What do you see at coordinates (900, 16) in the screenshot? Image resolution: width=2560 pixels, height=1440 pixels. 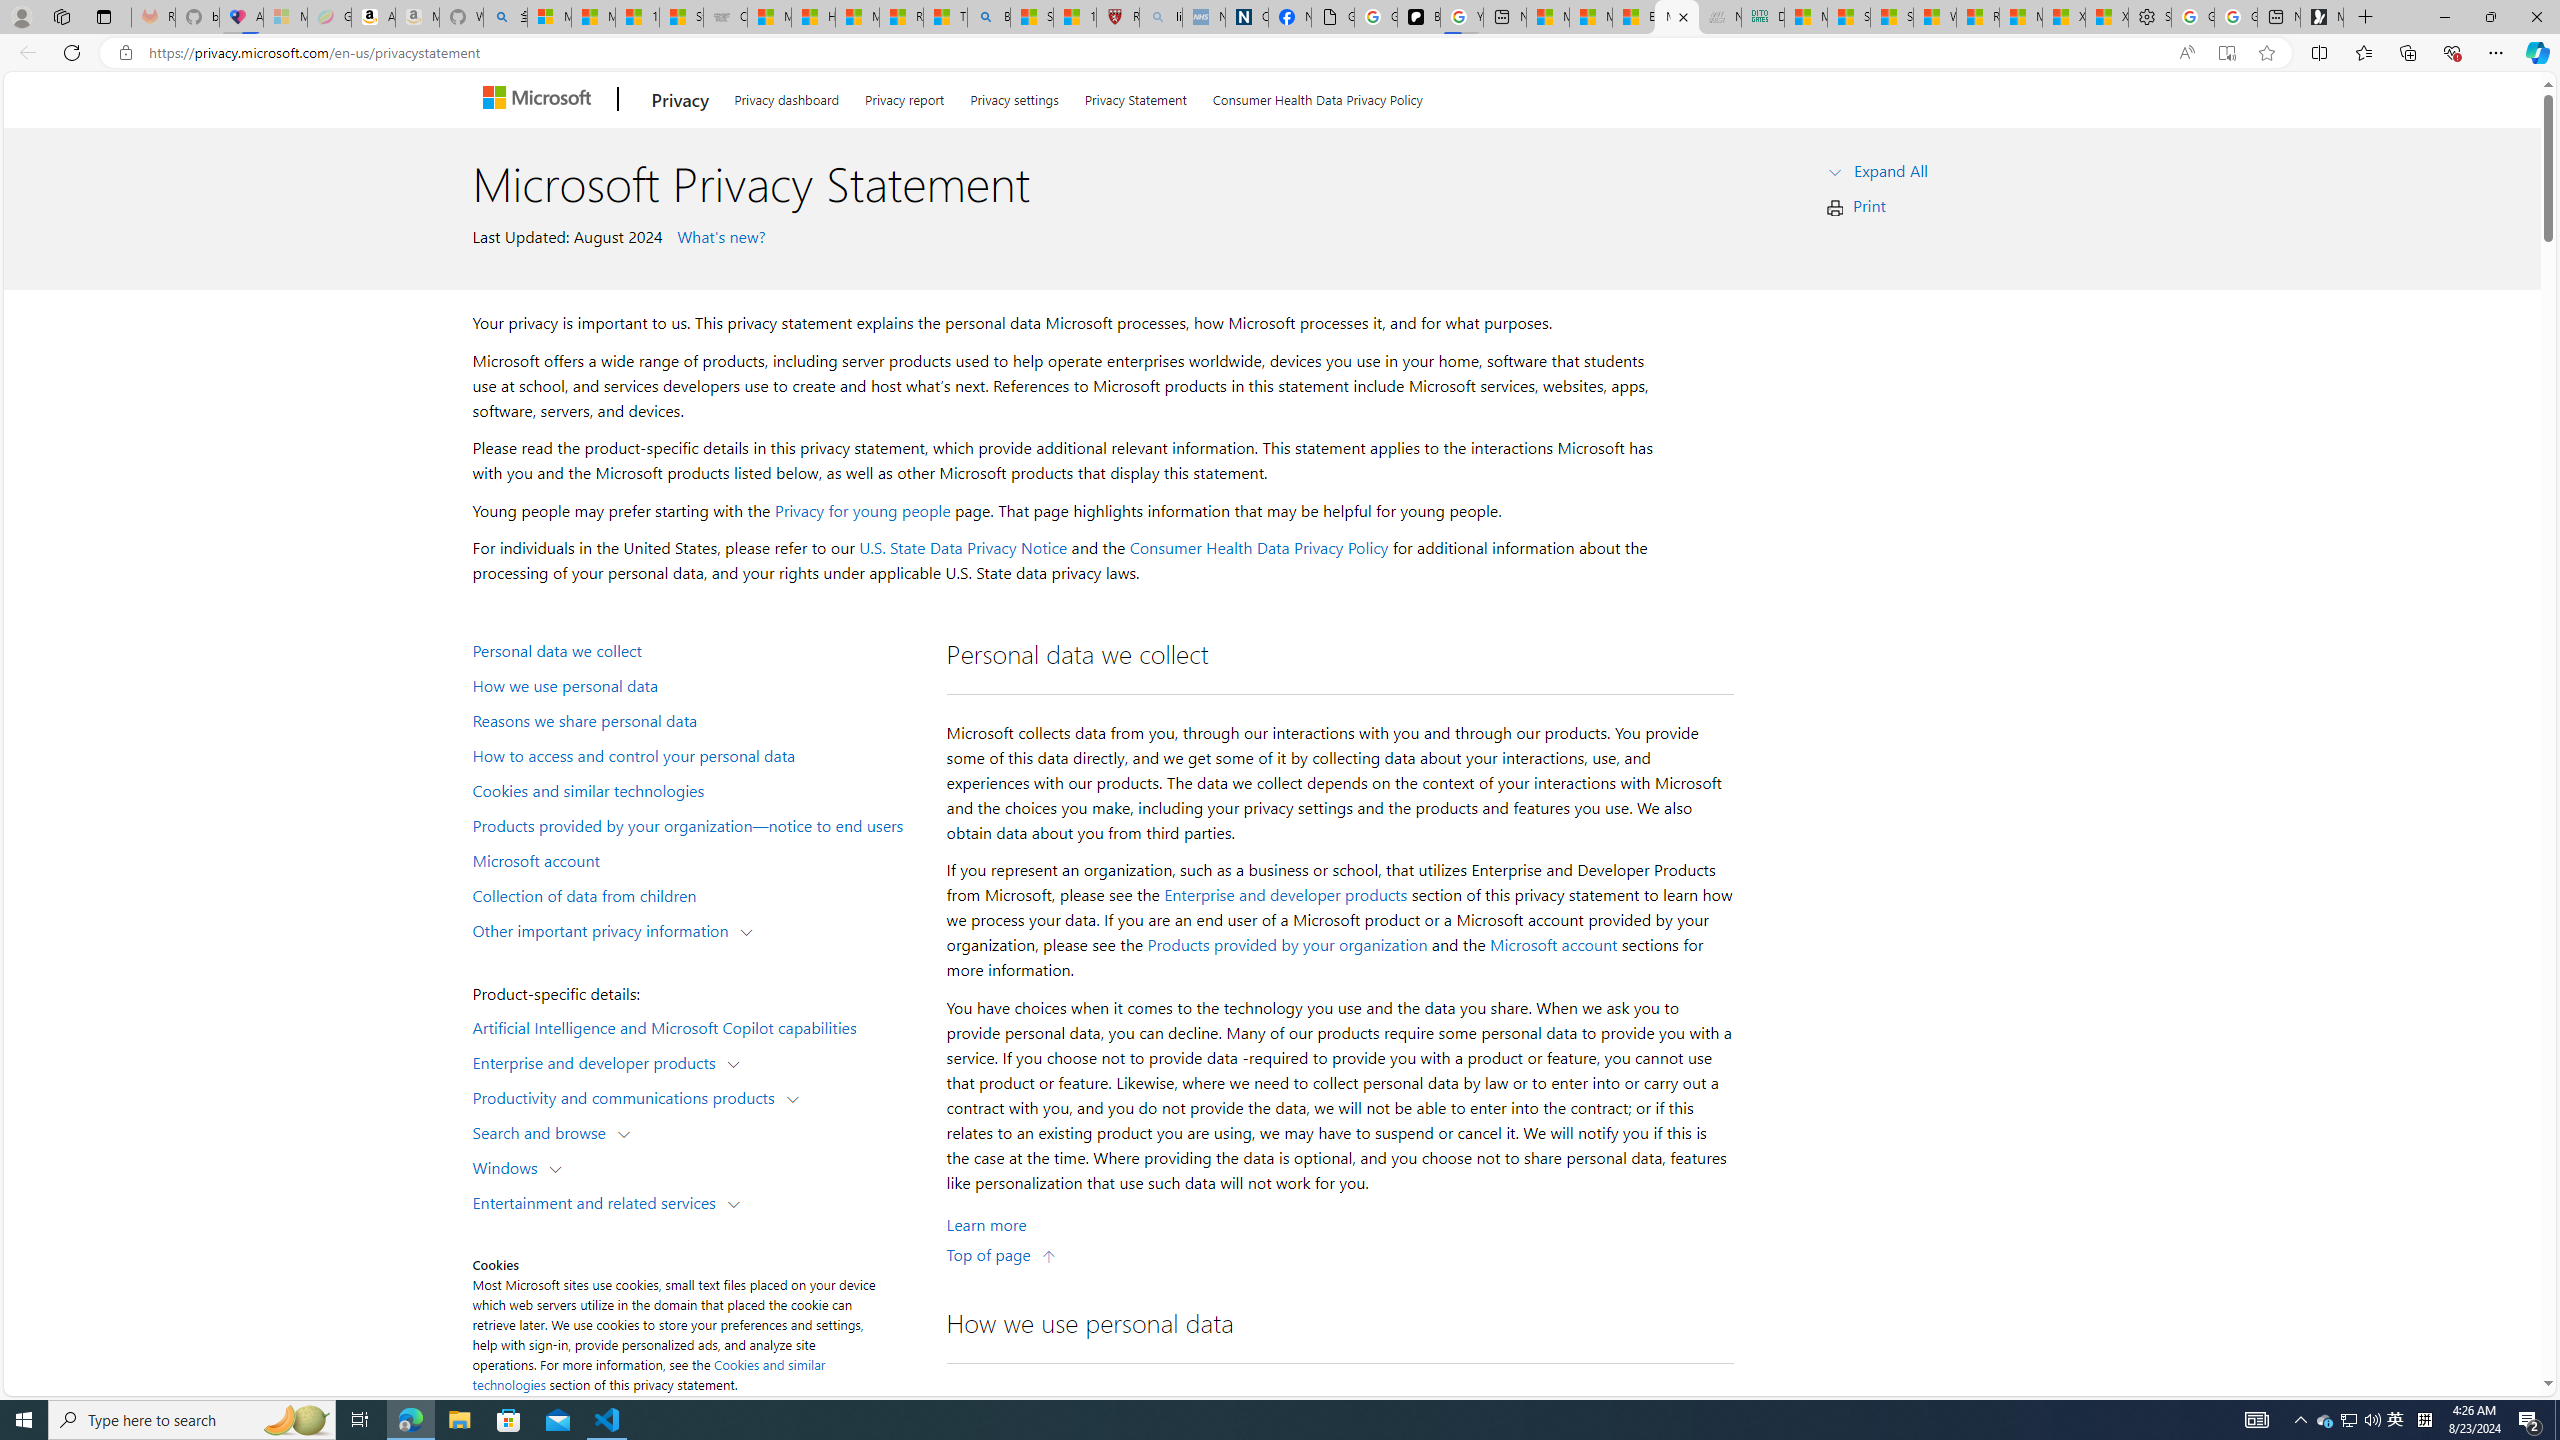 I see `'Recipes - MSN'` at bounding box center [900, 16].